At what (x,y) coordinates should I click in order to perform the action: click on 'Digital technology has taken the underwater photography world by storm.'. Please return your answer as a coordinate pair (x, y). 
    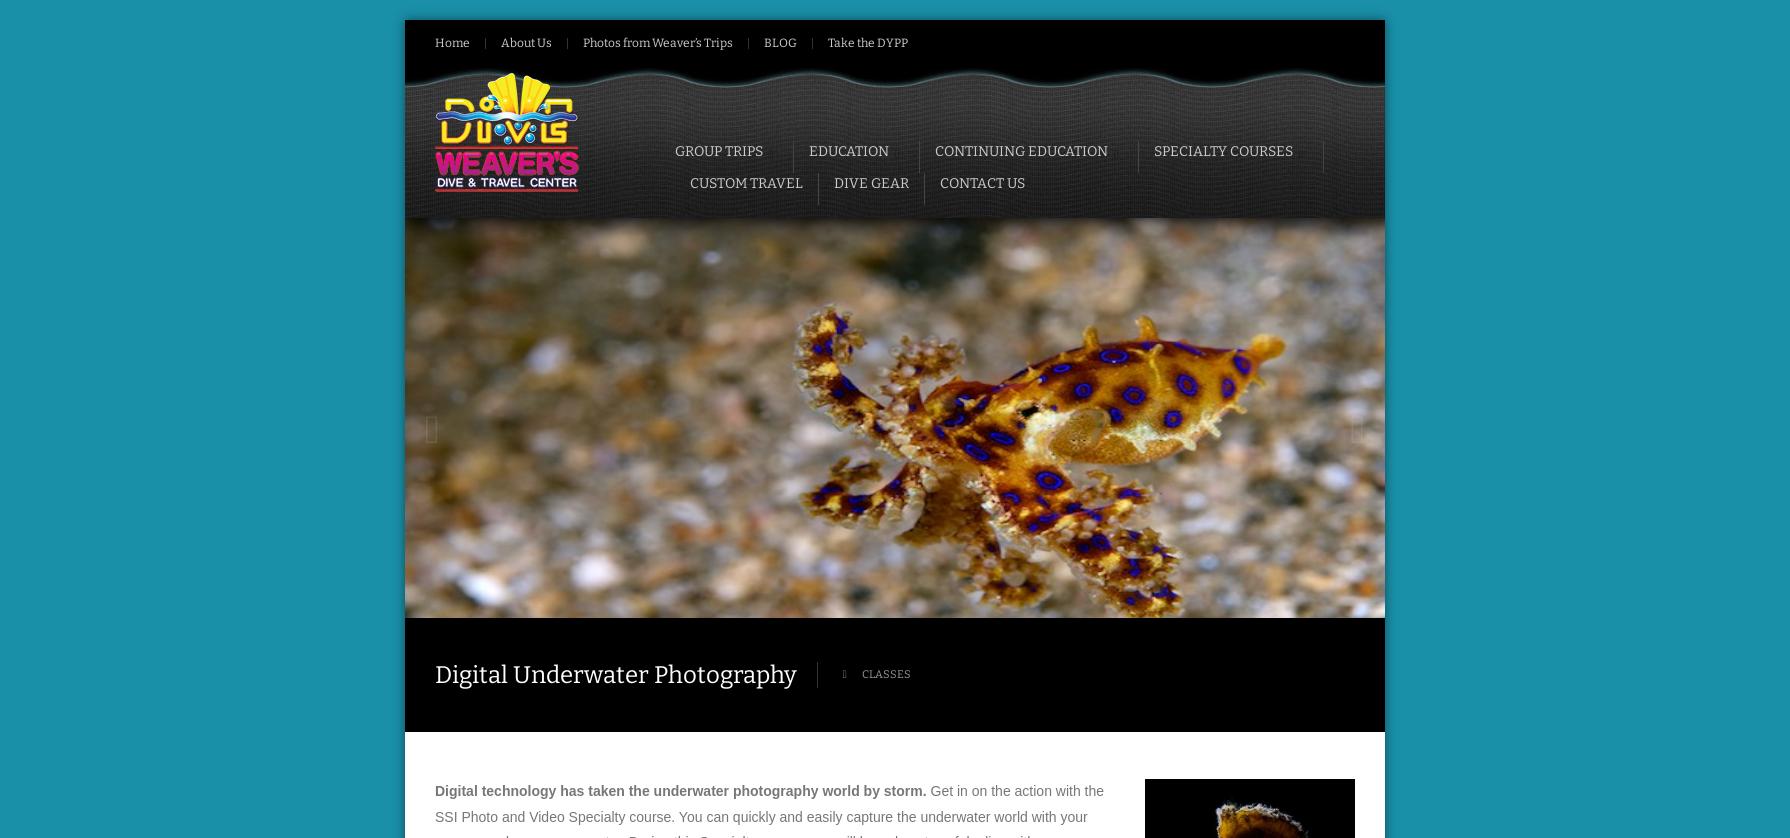
    Looking at the image, I should click on (679, 789).